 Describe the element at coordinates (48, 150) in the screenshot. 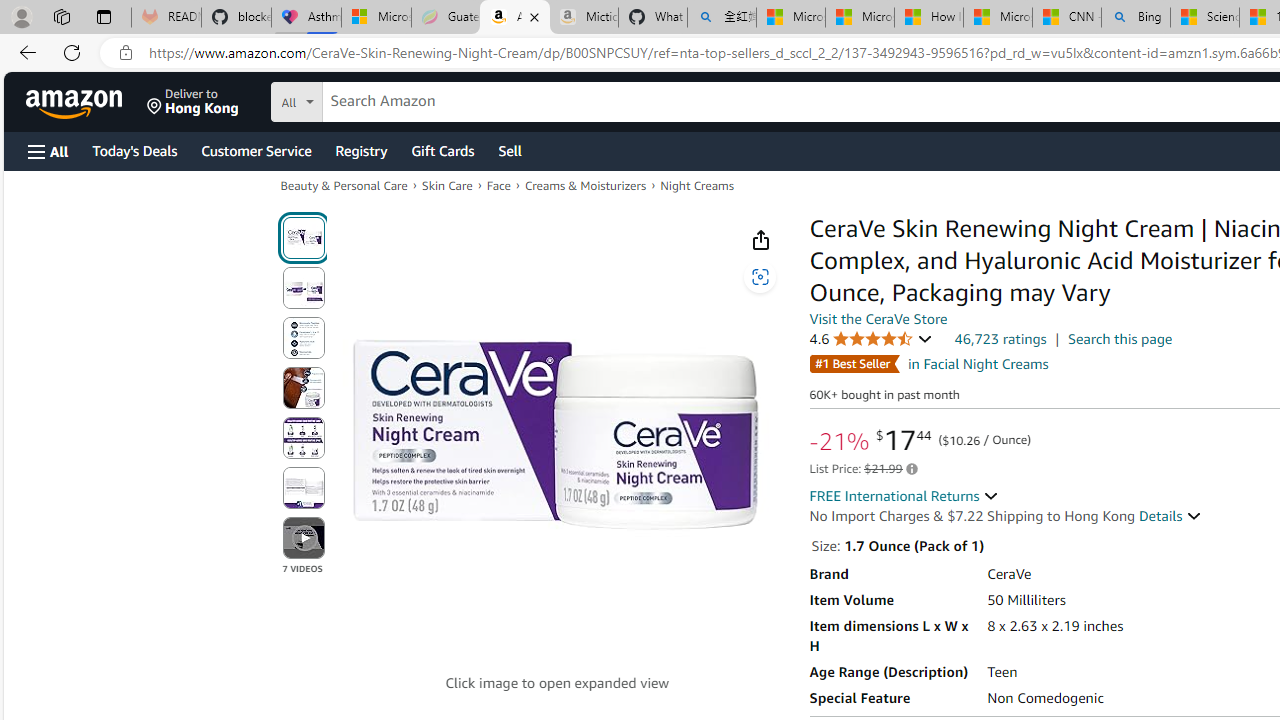

I see `'Open Menu'` at that location.